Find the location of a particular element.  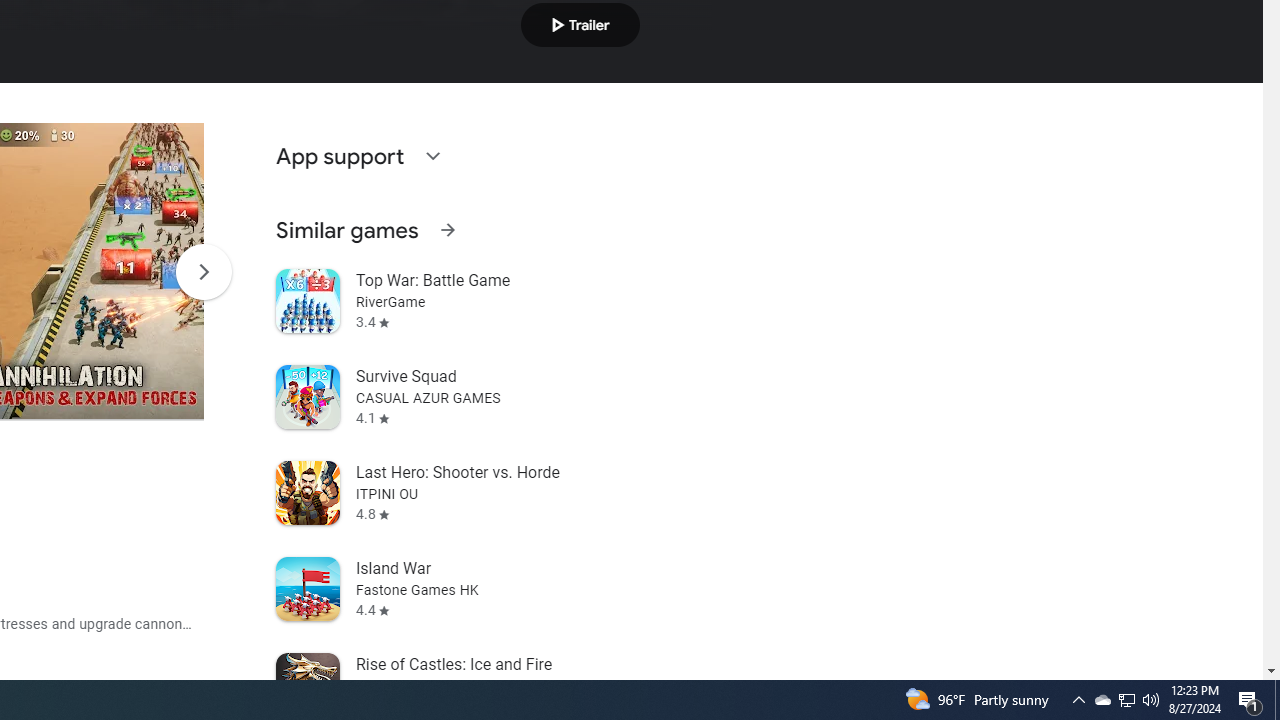

'Scroll Next' is located at coordinates (203, 272).